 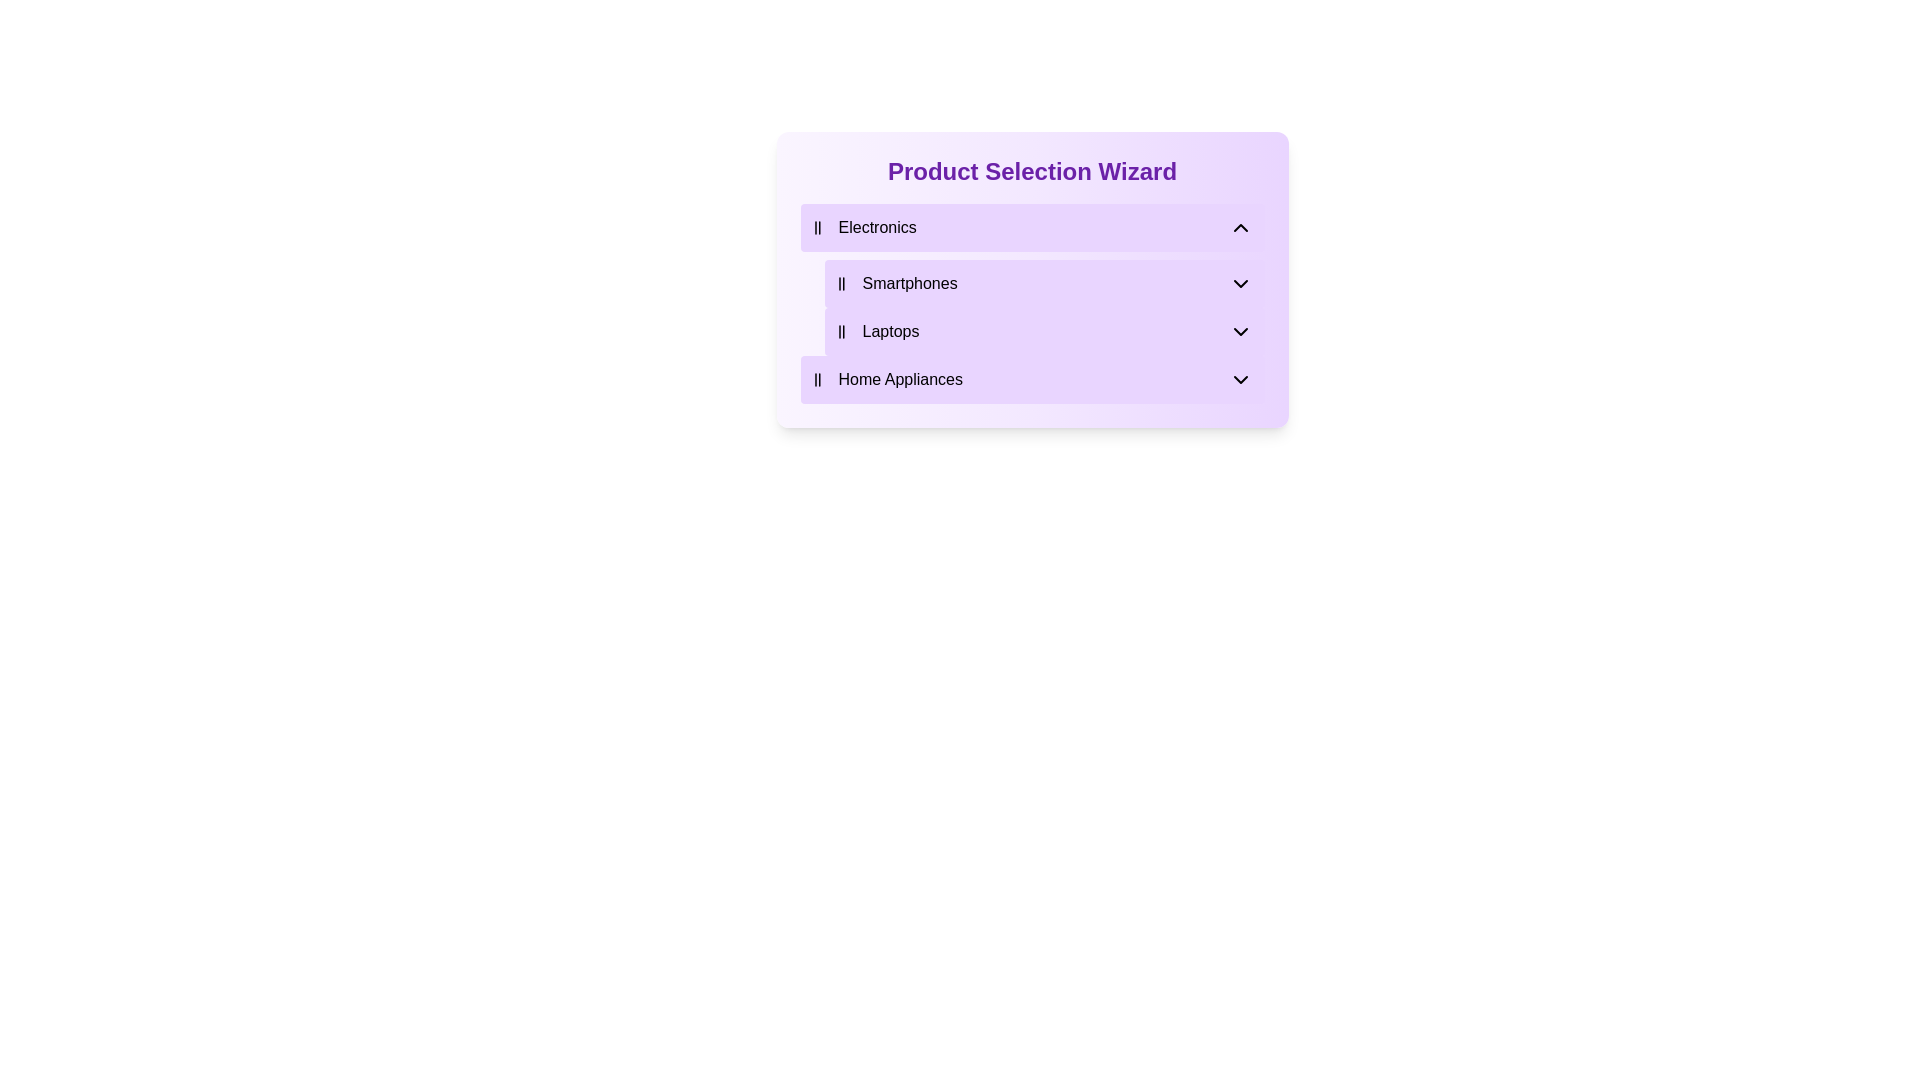 I want to click on the 'Laptops' text label with an associated tally marks icon, located within the 'Product Selection Wizard' under 'Electronics', so click(x=878, y=330).